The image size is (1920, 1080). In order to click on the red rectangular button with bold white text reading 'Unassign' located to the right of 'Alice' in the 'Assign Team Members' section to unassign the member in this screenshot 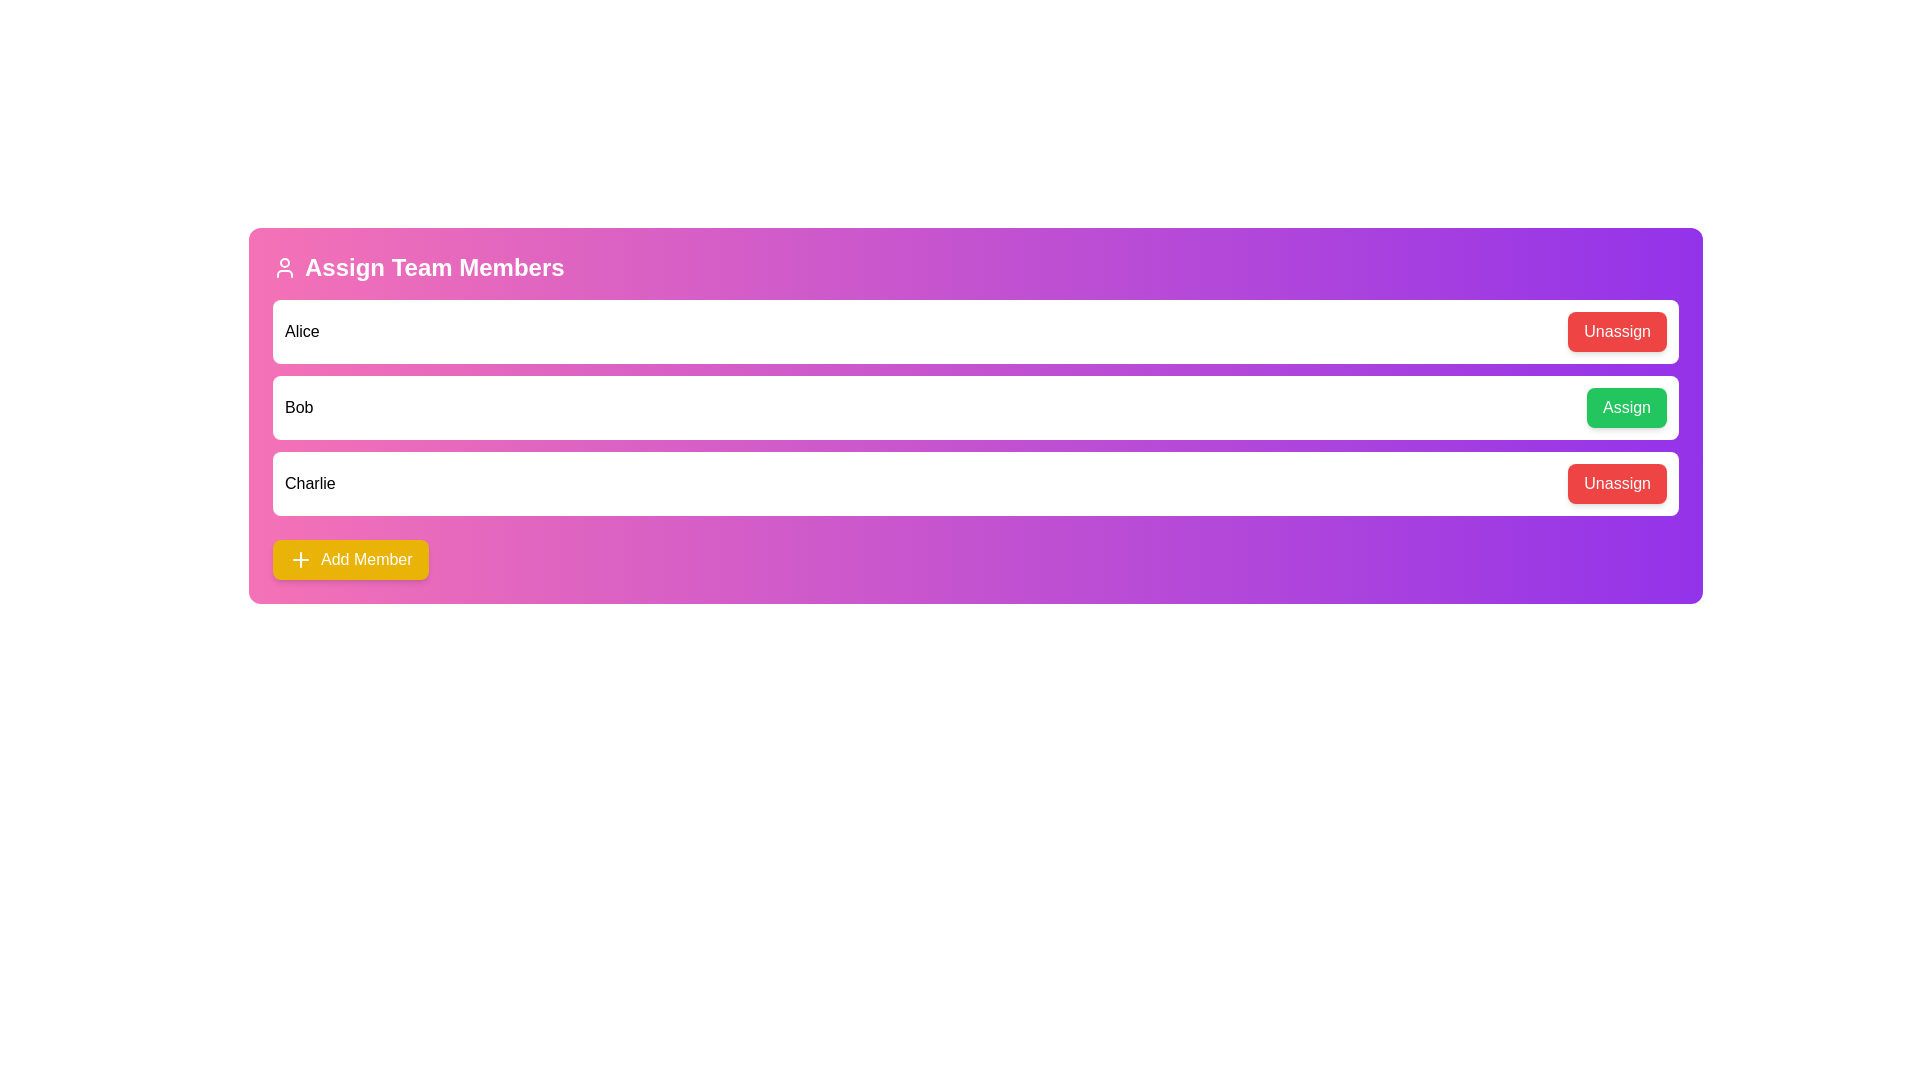, I will do `click(1617, 330)`.